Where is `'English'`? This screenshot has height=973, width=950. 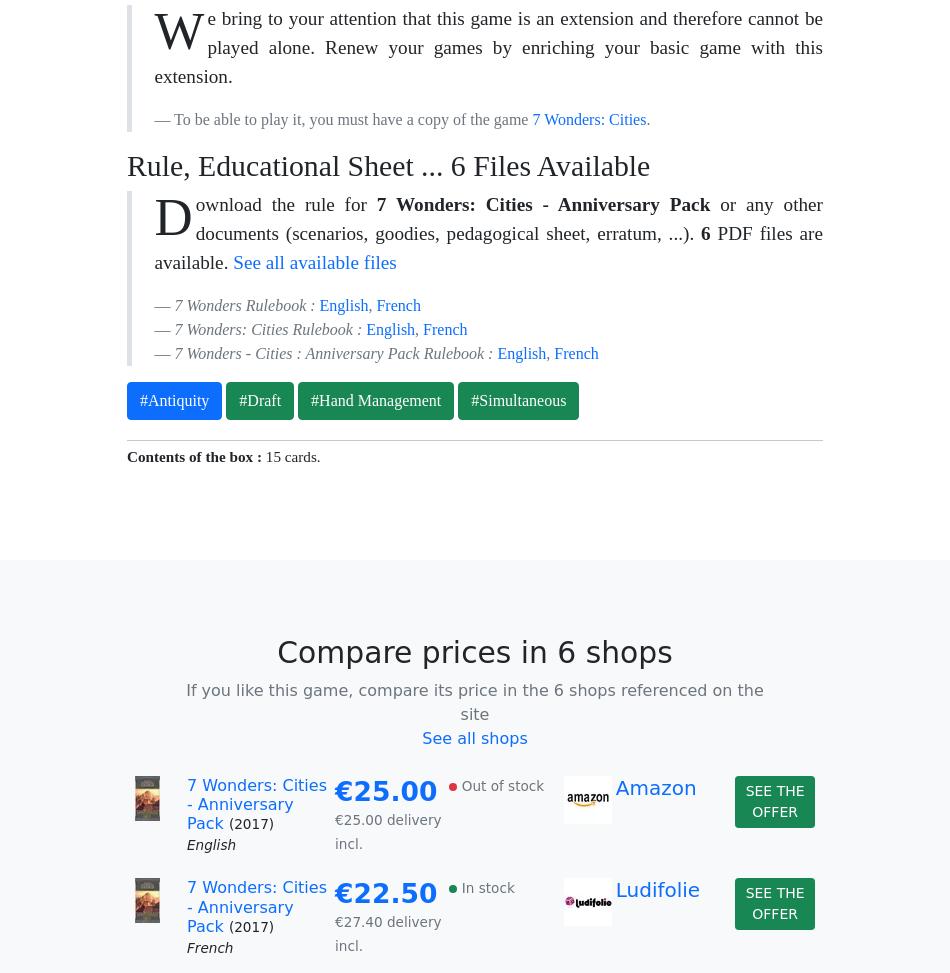
'English' is located at coordinates (402, 43).